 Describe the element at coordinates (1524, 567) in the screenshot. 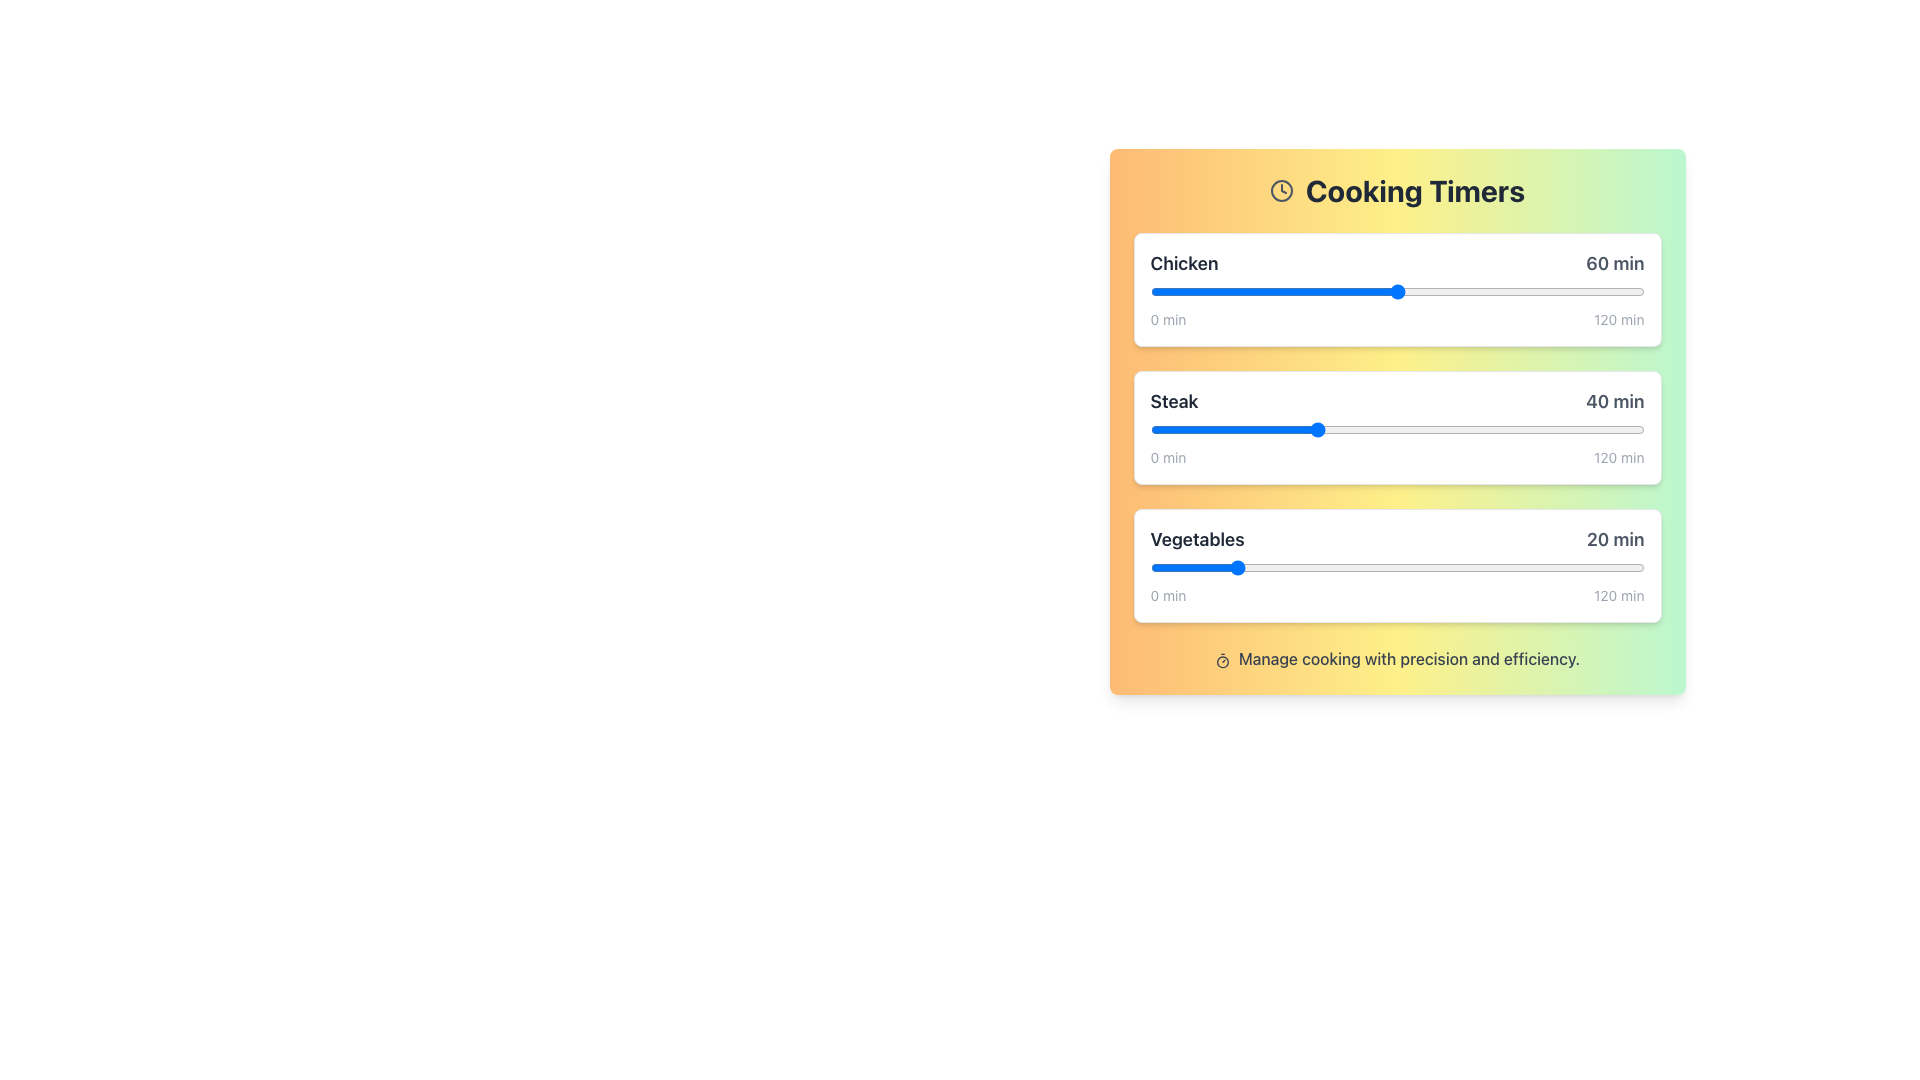

I see `the timer for vegetables` at that location.